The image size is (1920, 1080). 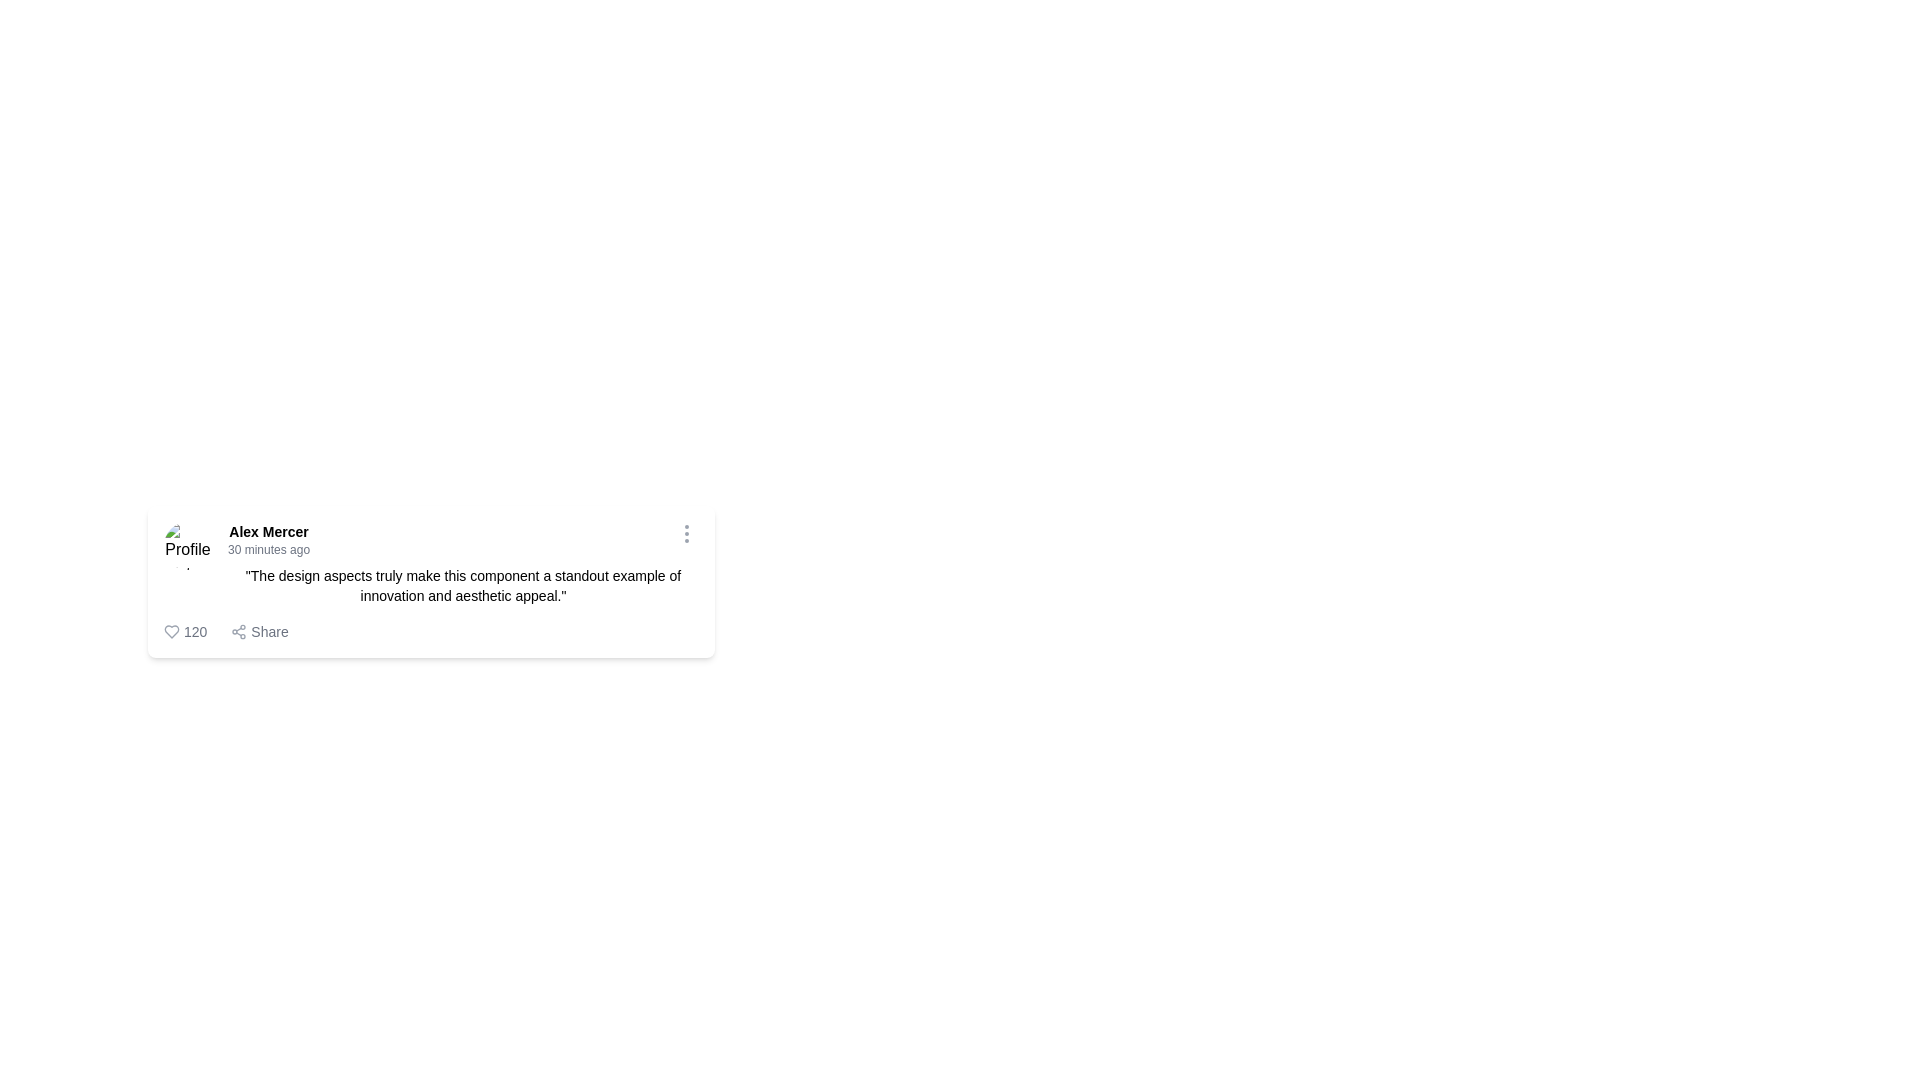 I want to click on the 'like' or 'favorite' icon located to the left of the numeric text '120' in the section that contains a numeric value and a 'Share' text, so click(x=172, y=632).